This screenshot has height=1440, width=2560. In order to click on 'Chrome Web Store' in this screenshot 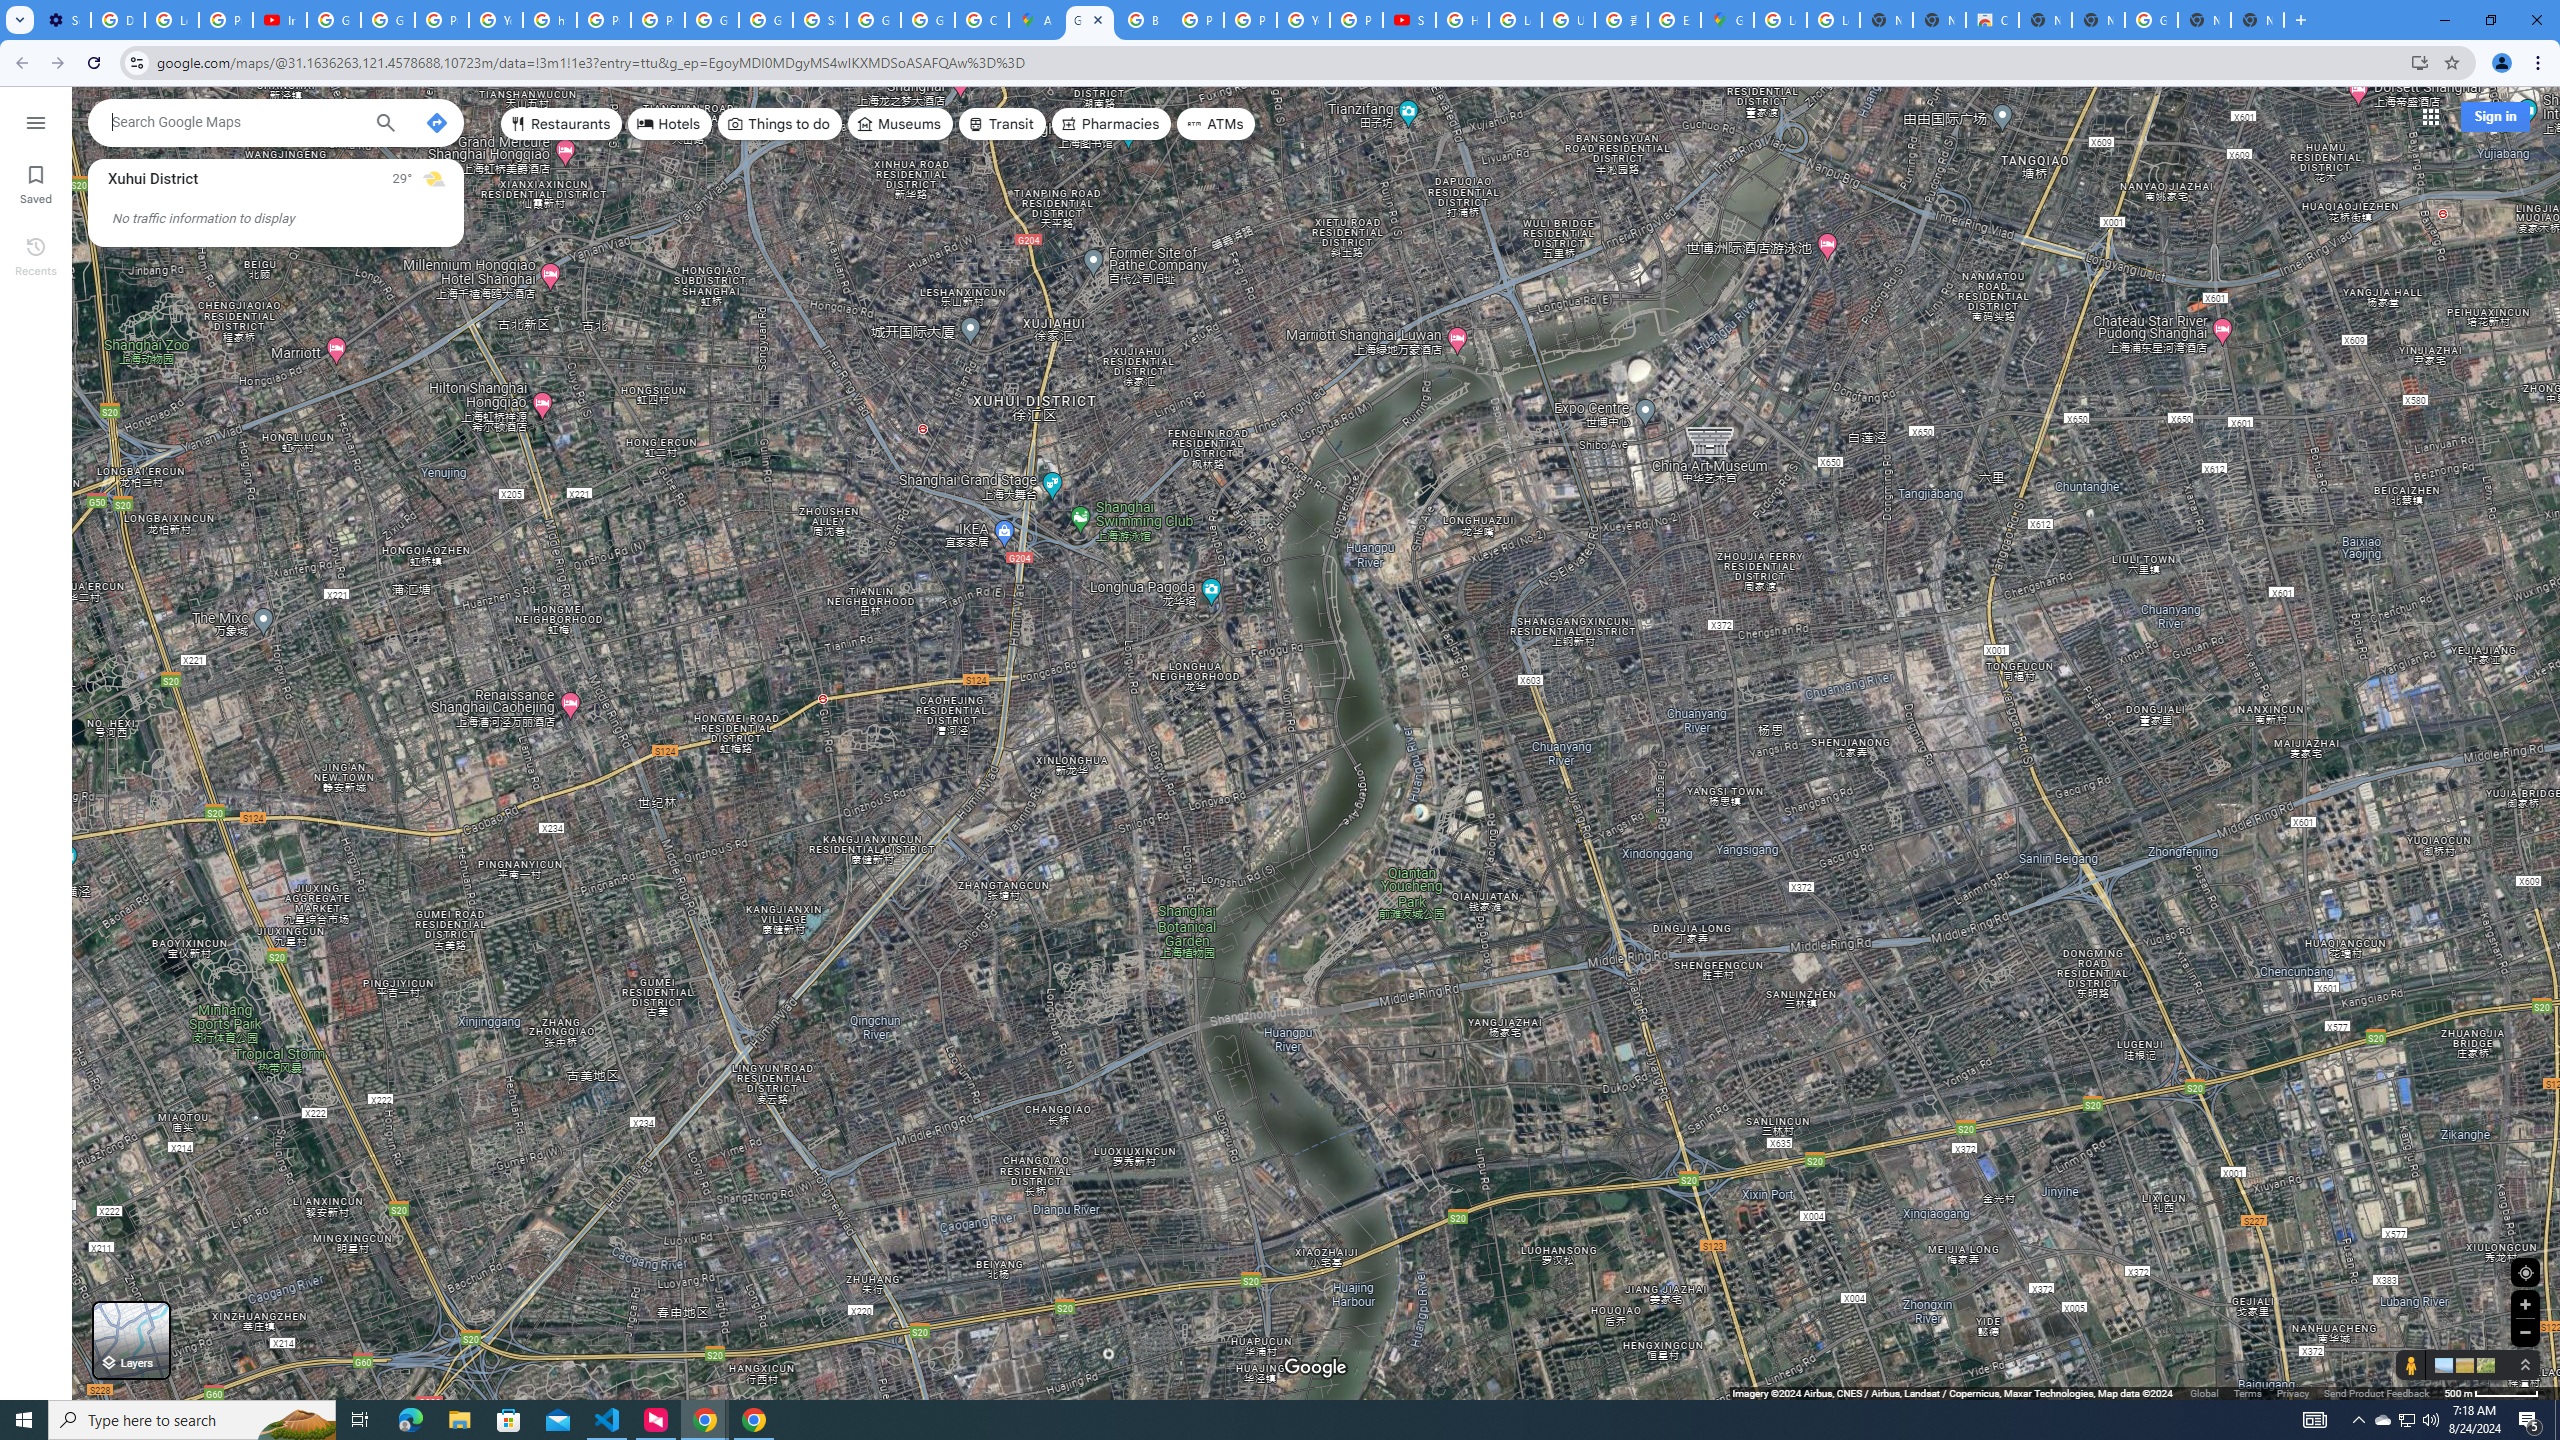, I will do `click(1990, 19)`.